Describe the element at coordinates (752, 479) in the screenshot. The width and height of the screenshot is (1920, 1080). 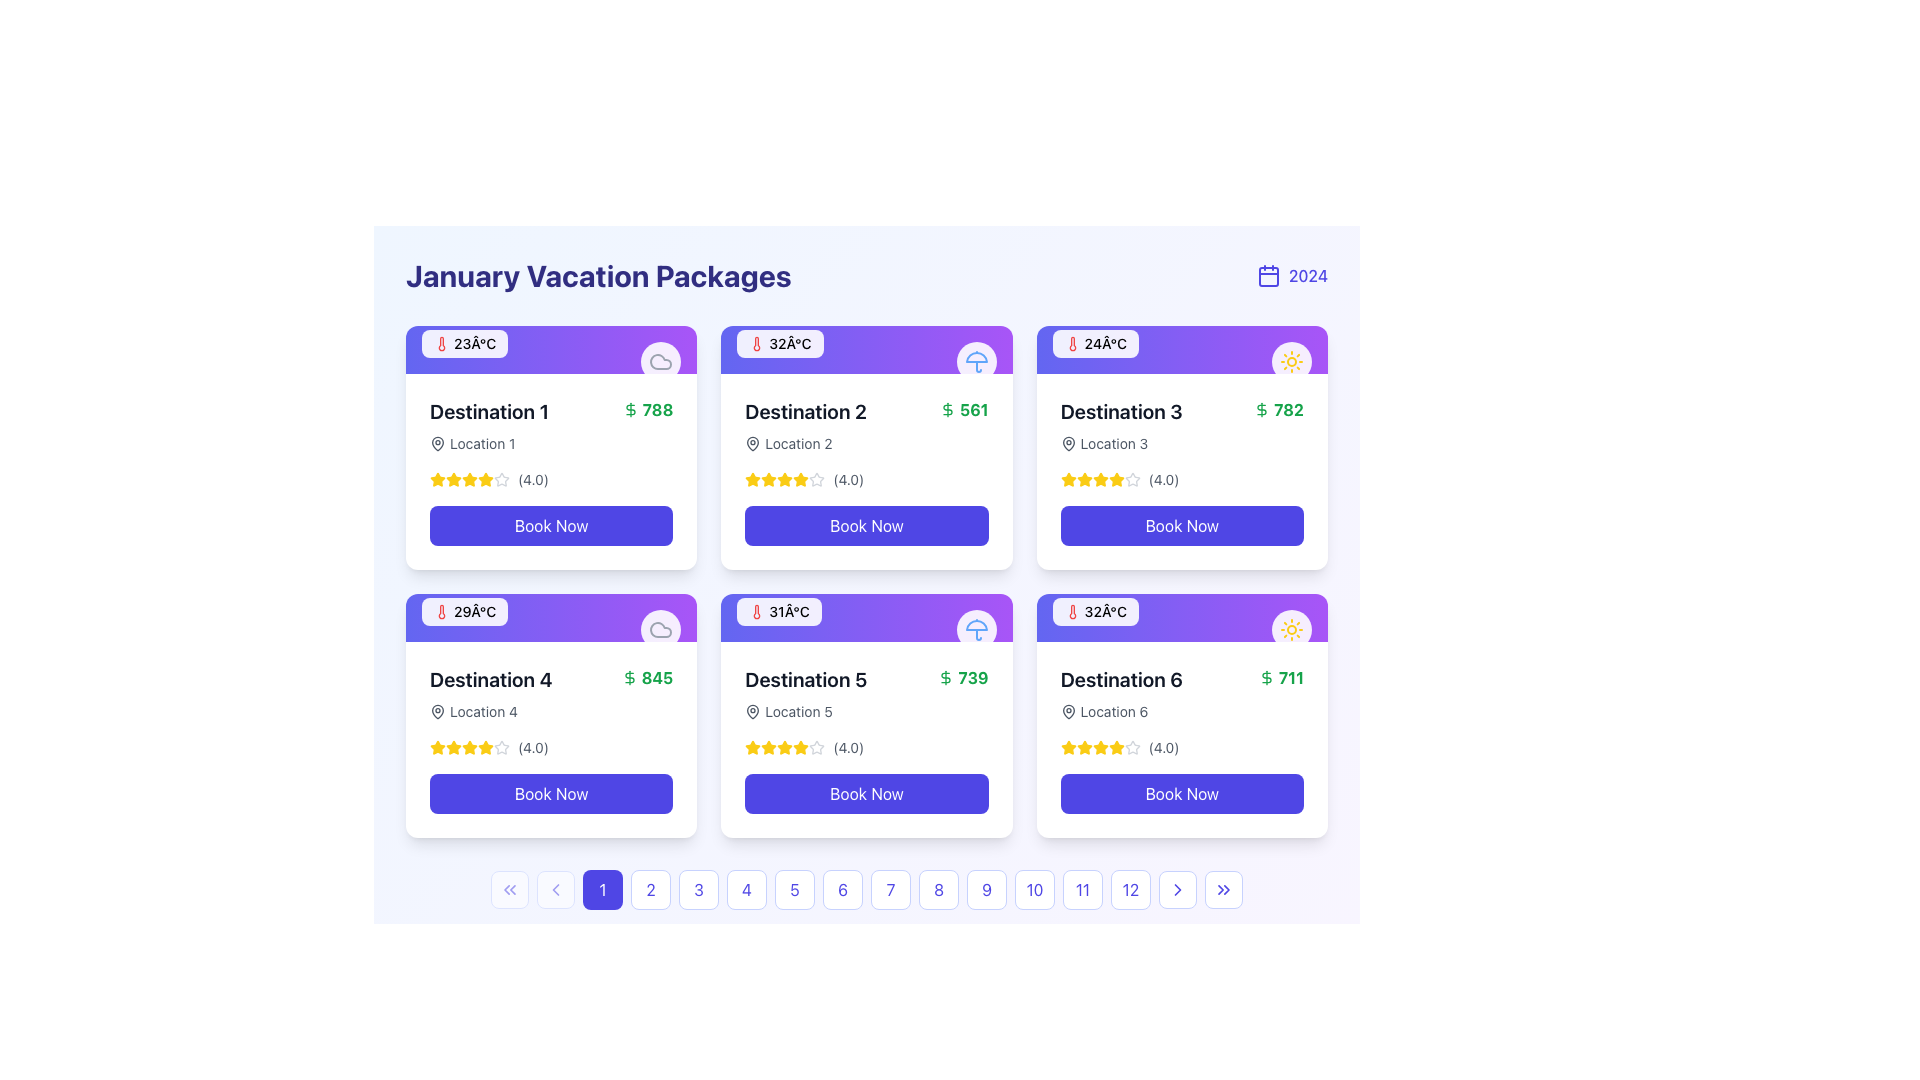
I see `the second star icon in the rating system for 'Destination 2', which is located in the ratings section below the location and price information` at that location.